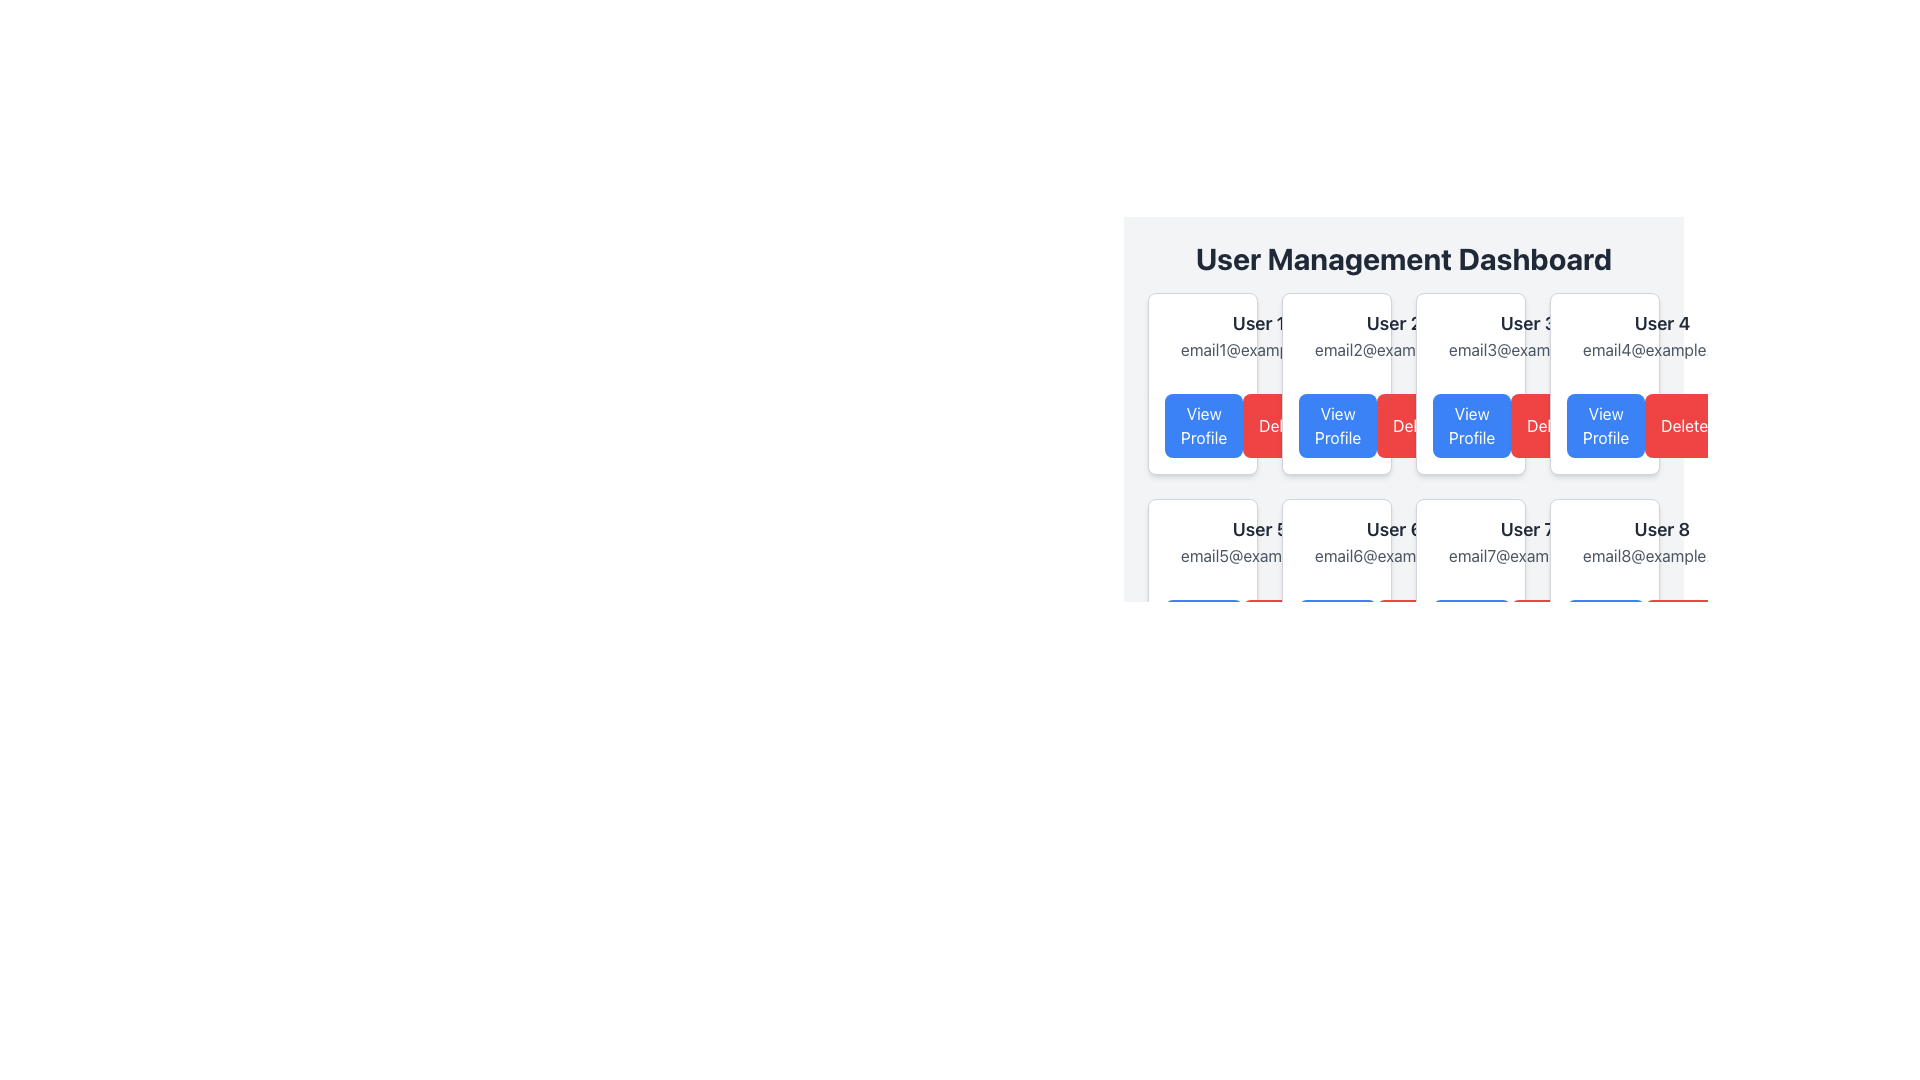 This screenshot has width=1920, height=1080. Describe the element at coordinates (1338, 632) in the screenshot. I see `the leftmost action button in the lower section of a user card` at that location.